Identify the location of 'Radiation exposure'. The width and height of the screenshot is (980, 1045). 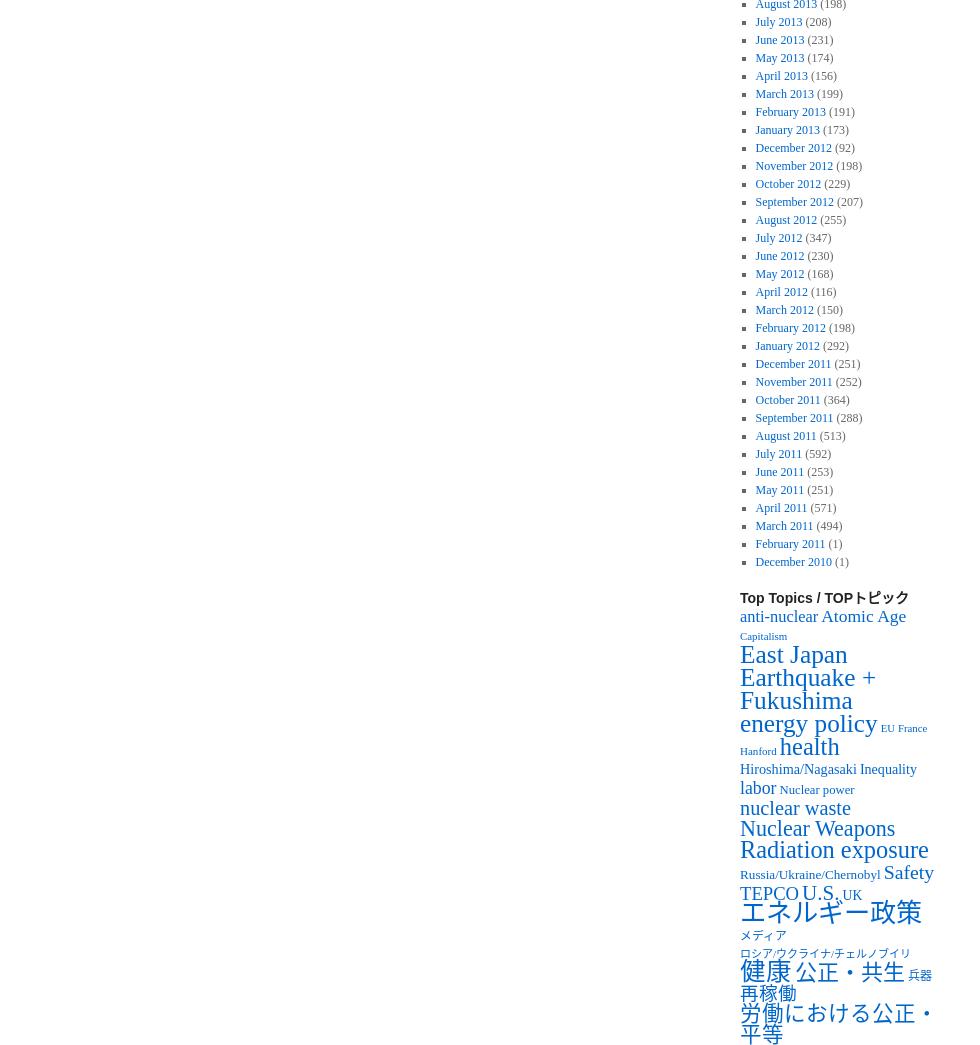
(833, 848).